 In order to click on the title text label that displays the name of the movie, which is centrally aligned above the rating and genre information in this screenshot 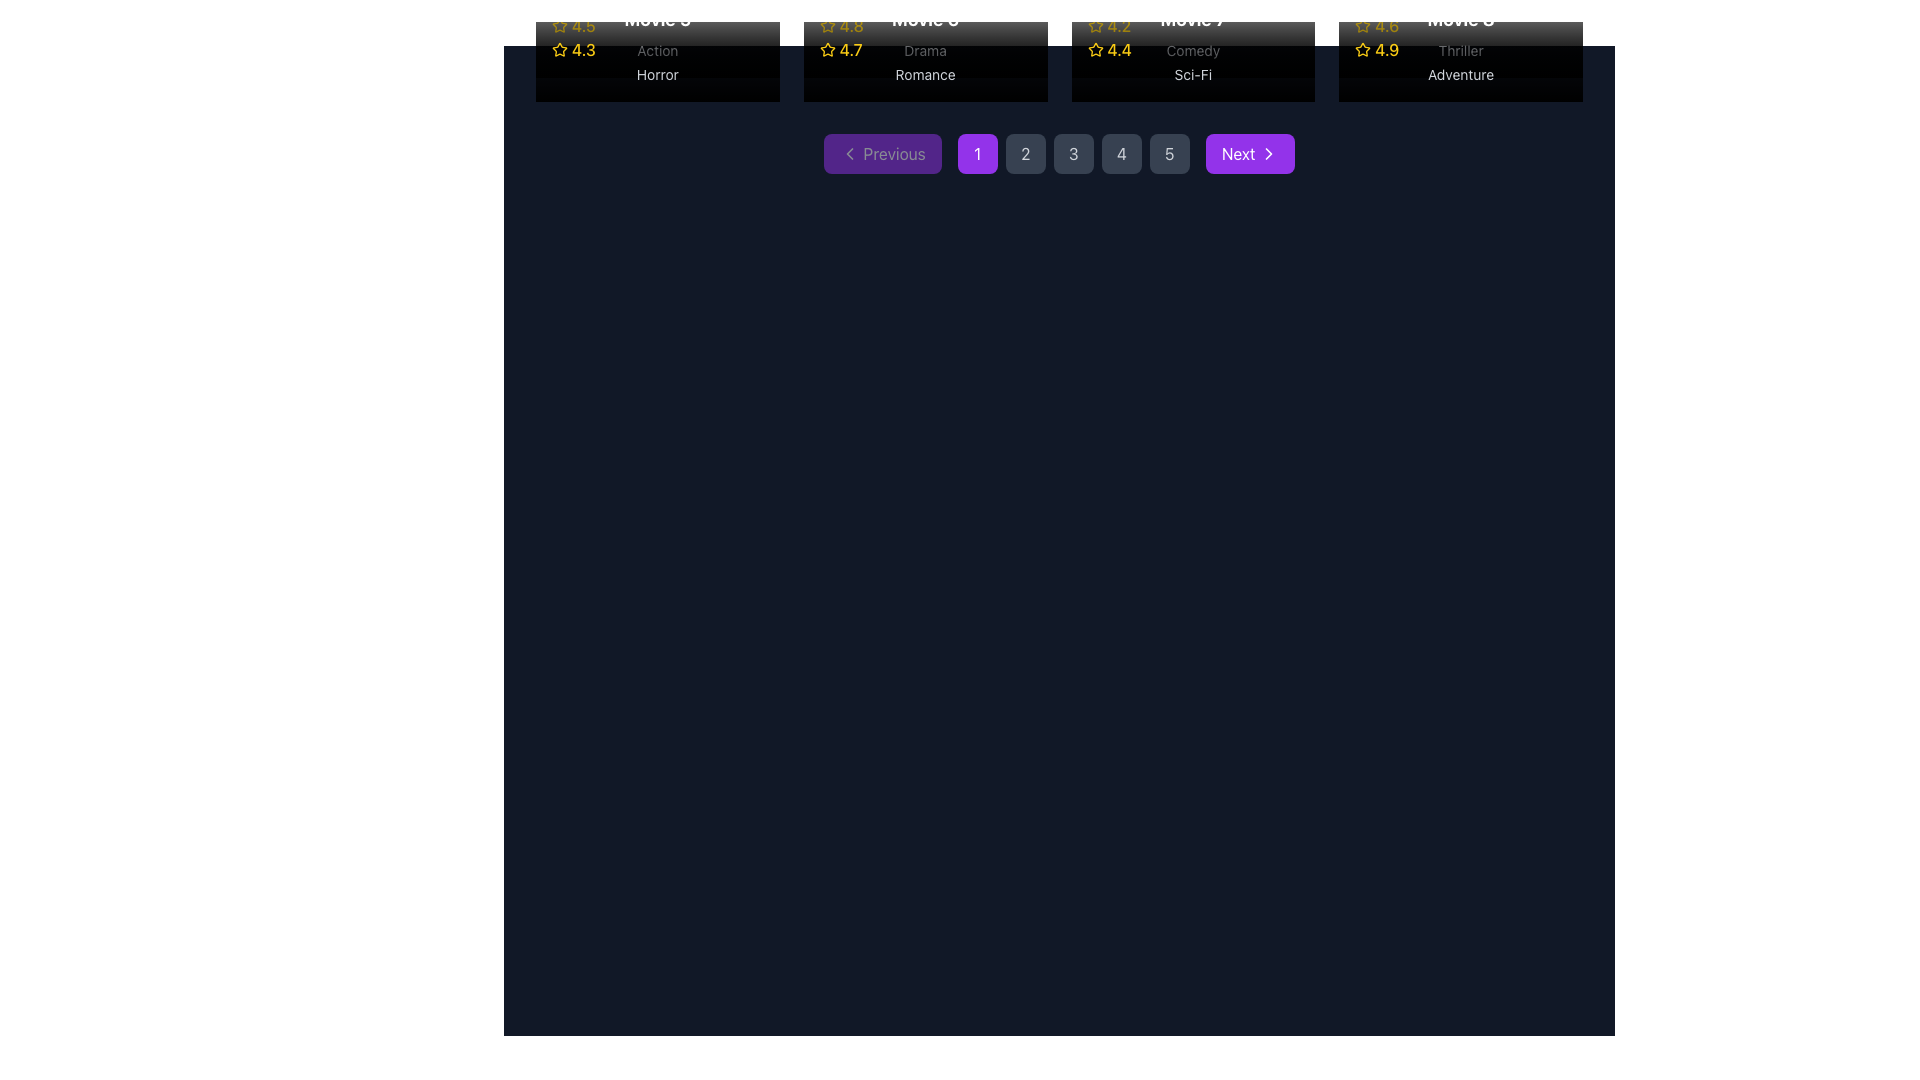, I will do `click(924, 19)`.